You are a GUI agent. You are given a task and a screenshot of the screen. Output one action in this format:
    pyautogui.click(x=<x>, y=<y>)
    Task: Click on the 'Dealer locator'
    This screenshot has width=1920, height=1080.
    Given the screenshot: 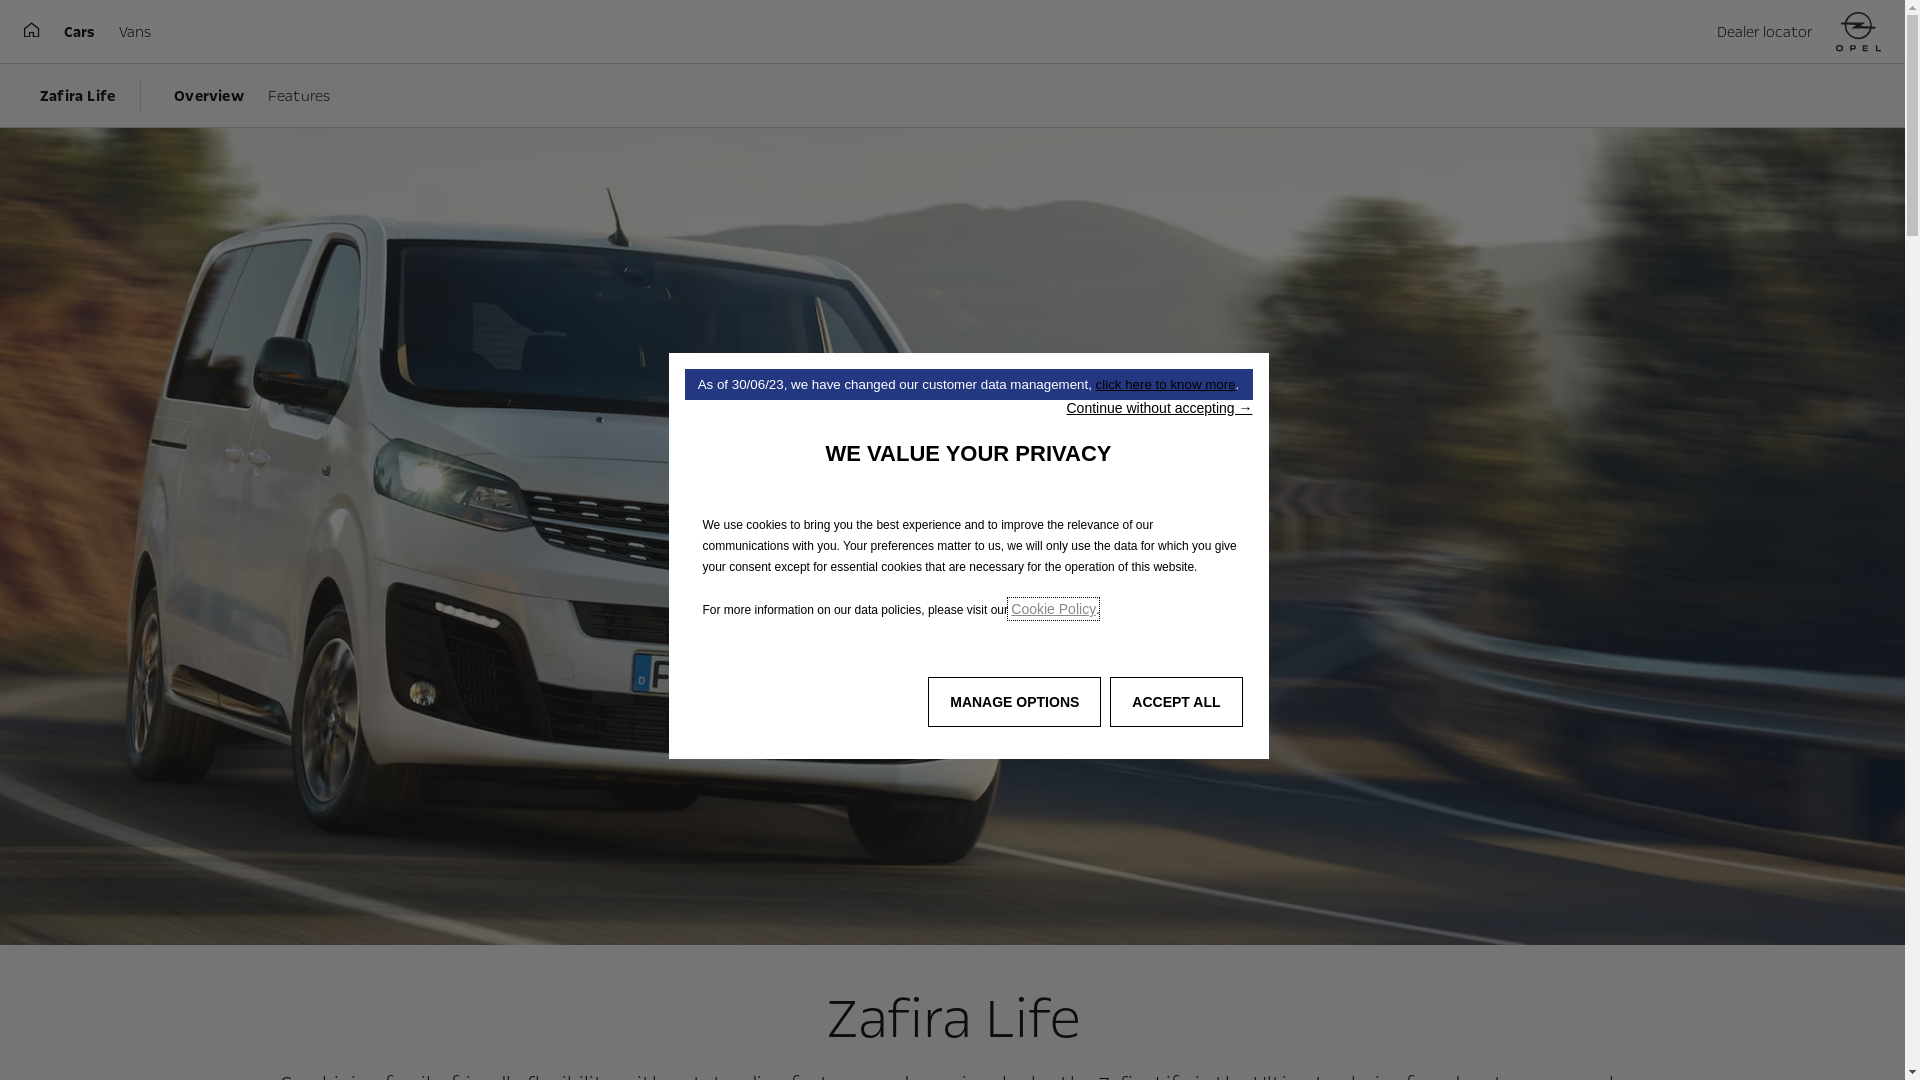 What is the action you would take?
    pyautogui.click(x=1764, y=31)
    